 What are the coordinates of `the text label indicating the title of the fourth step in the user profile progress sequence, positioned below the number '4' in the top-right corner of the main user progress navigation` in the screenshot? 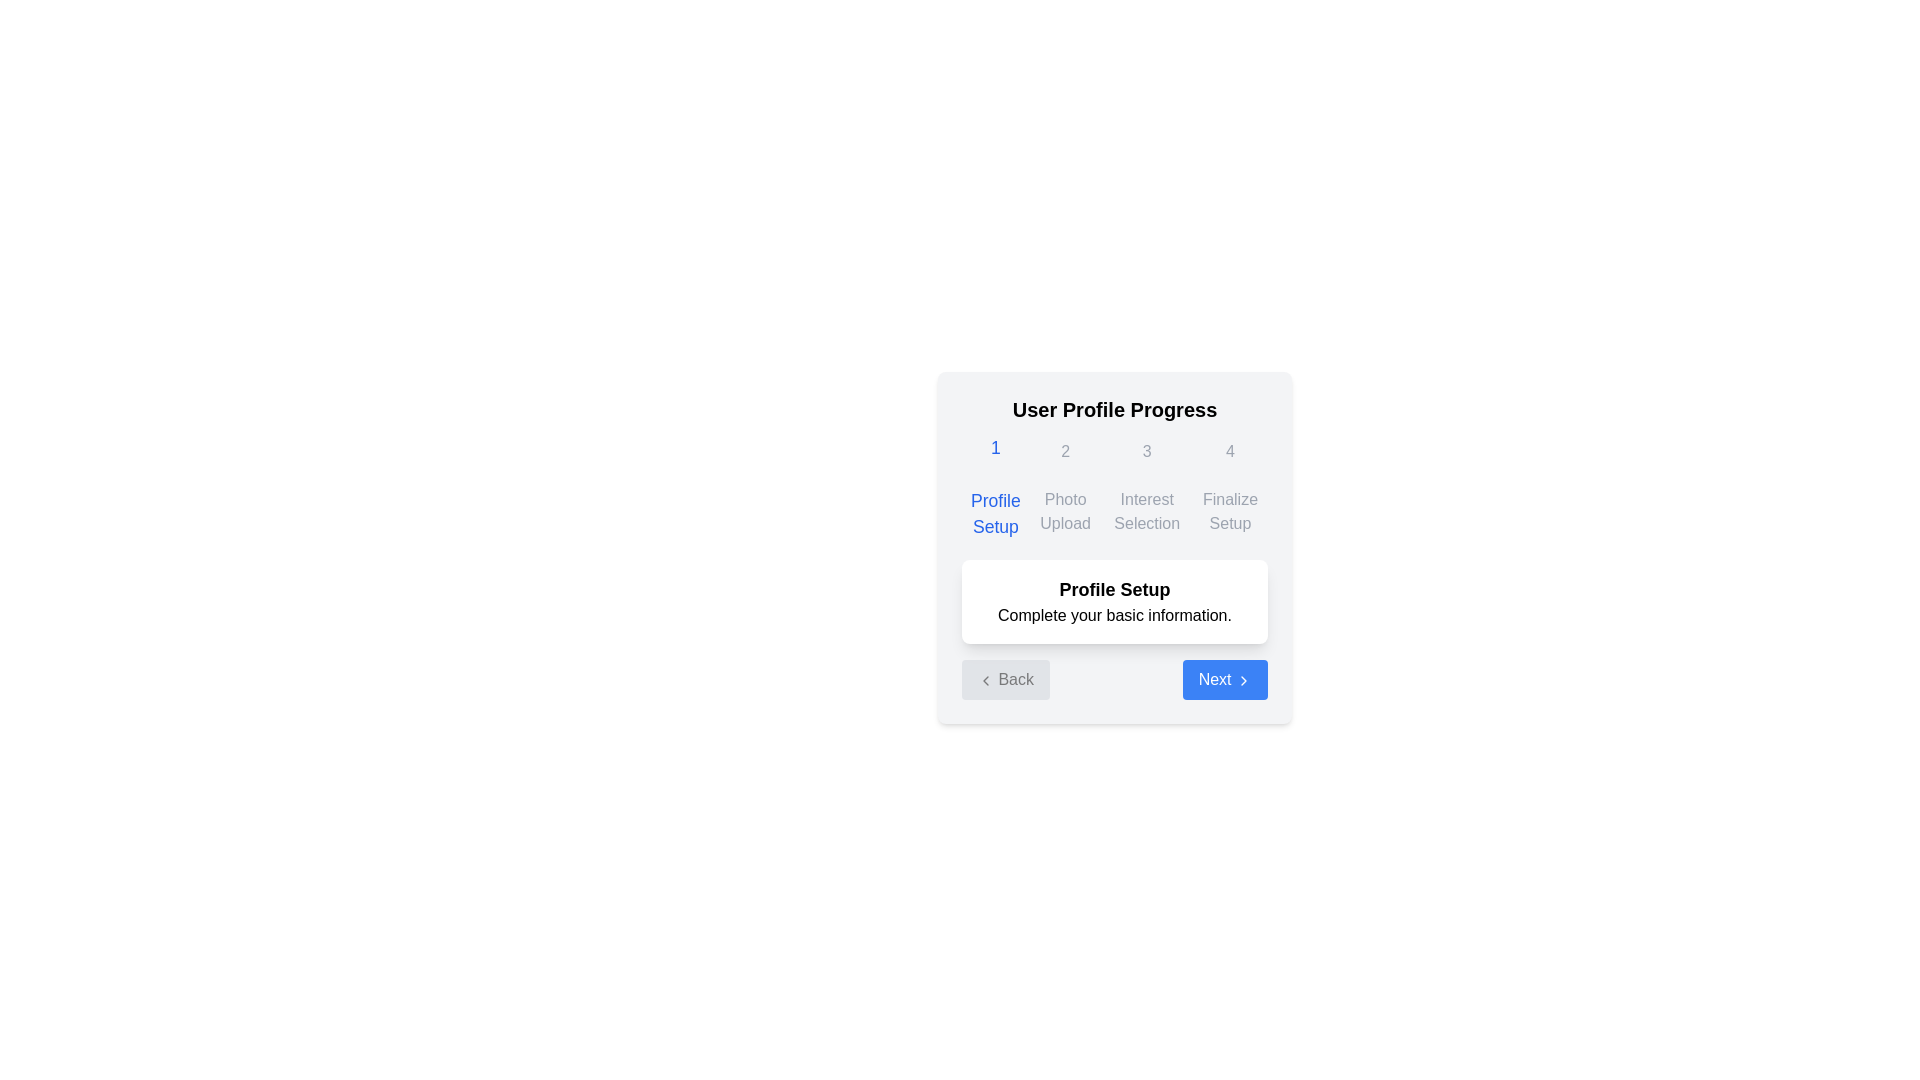 It's located at (1229, 511).